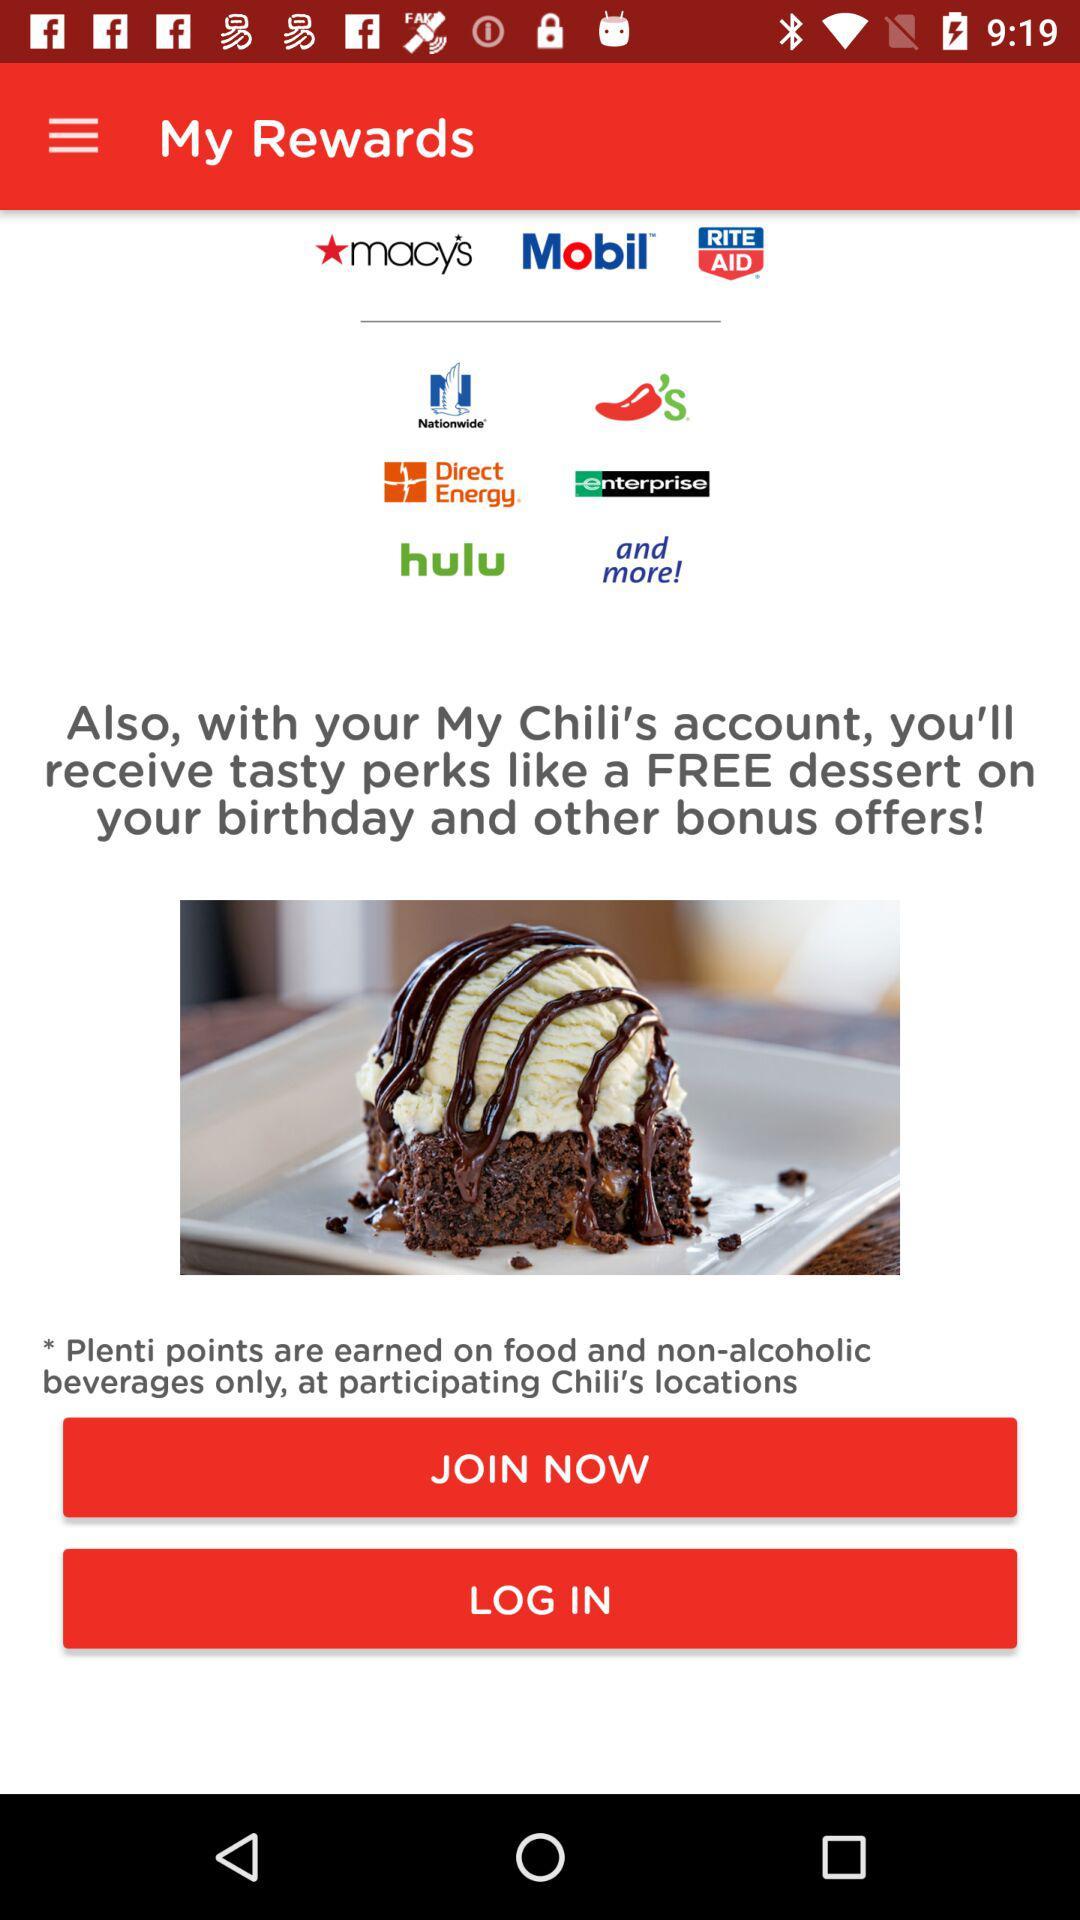 Image resolution: width=1080 pixels, height=1920 pixels. I want to click on the icon below join now icon, so click(540, 1597).